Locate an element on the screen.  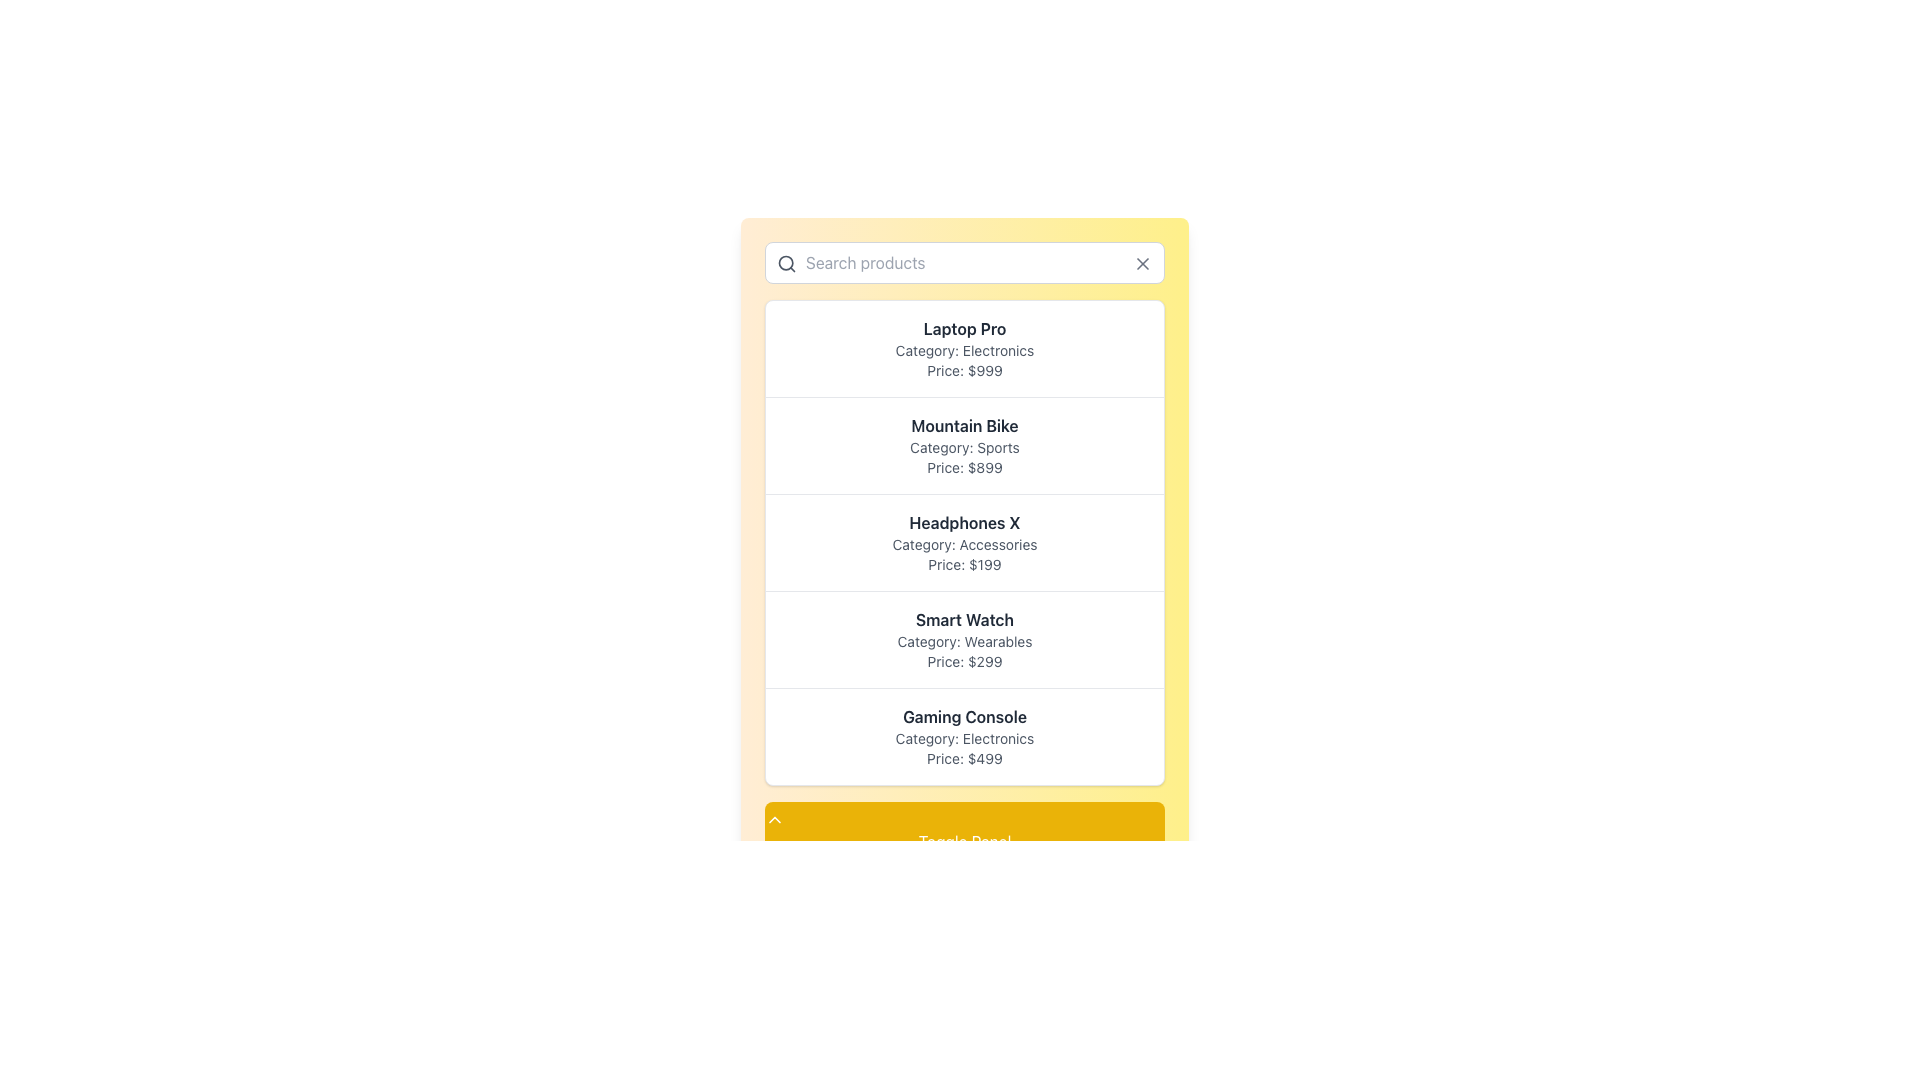
to select the Smart Watch product card, which features a white background, rounded corners, and includes the title 'Smart Watch' in bold dark-gray font is located at coordinates (964, 639).